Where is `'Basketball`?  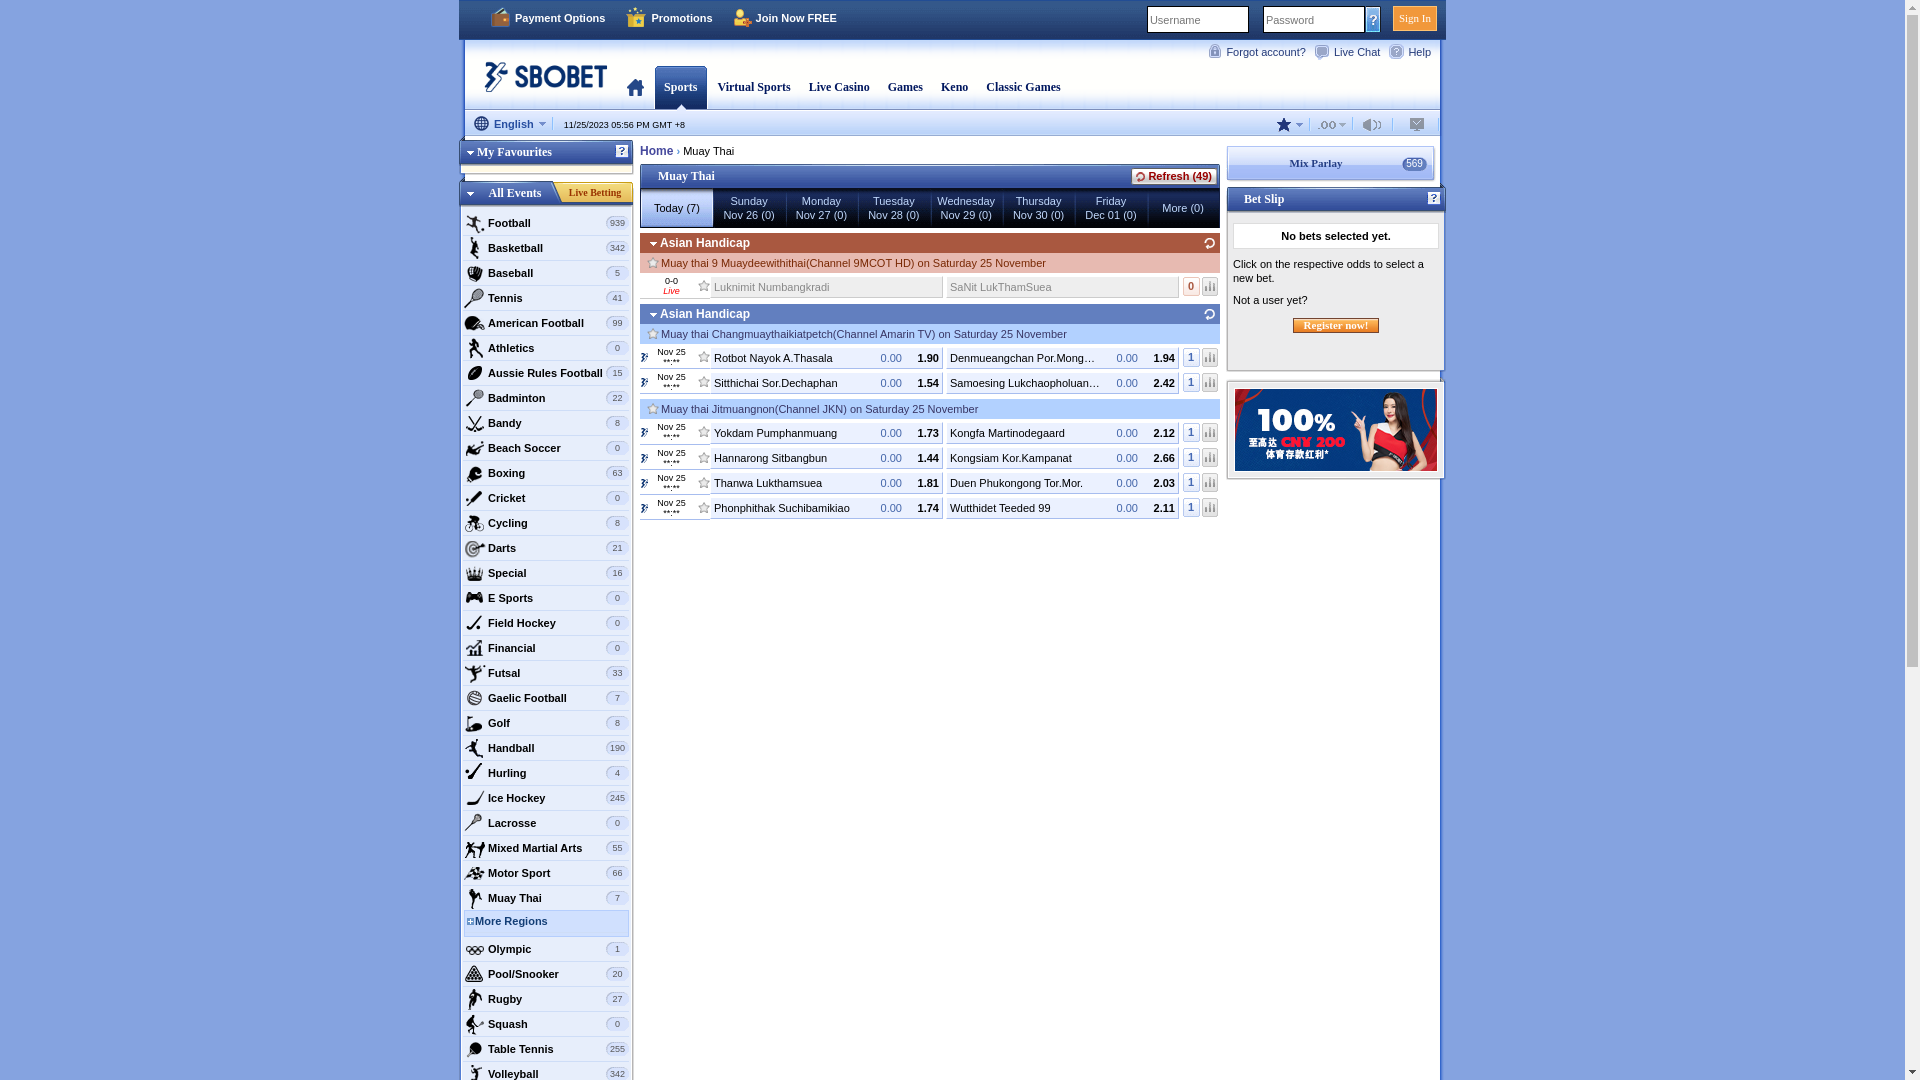 'Basketball is located at coordinates (546, 246).